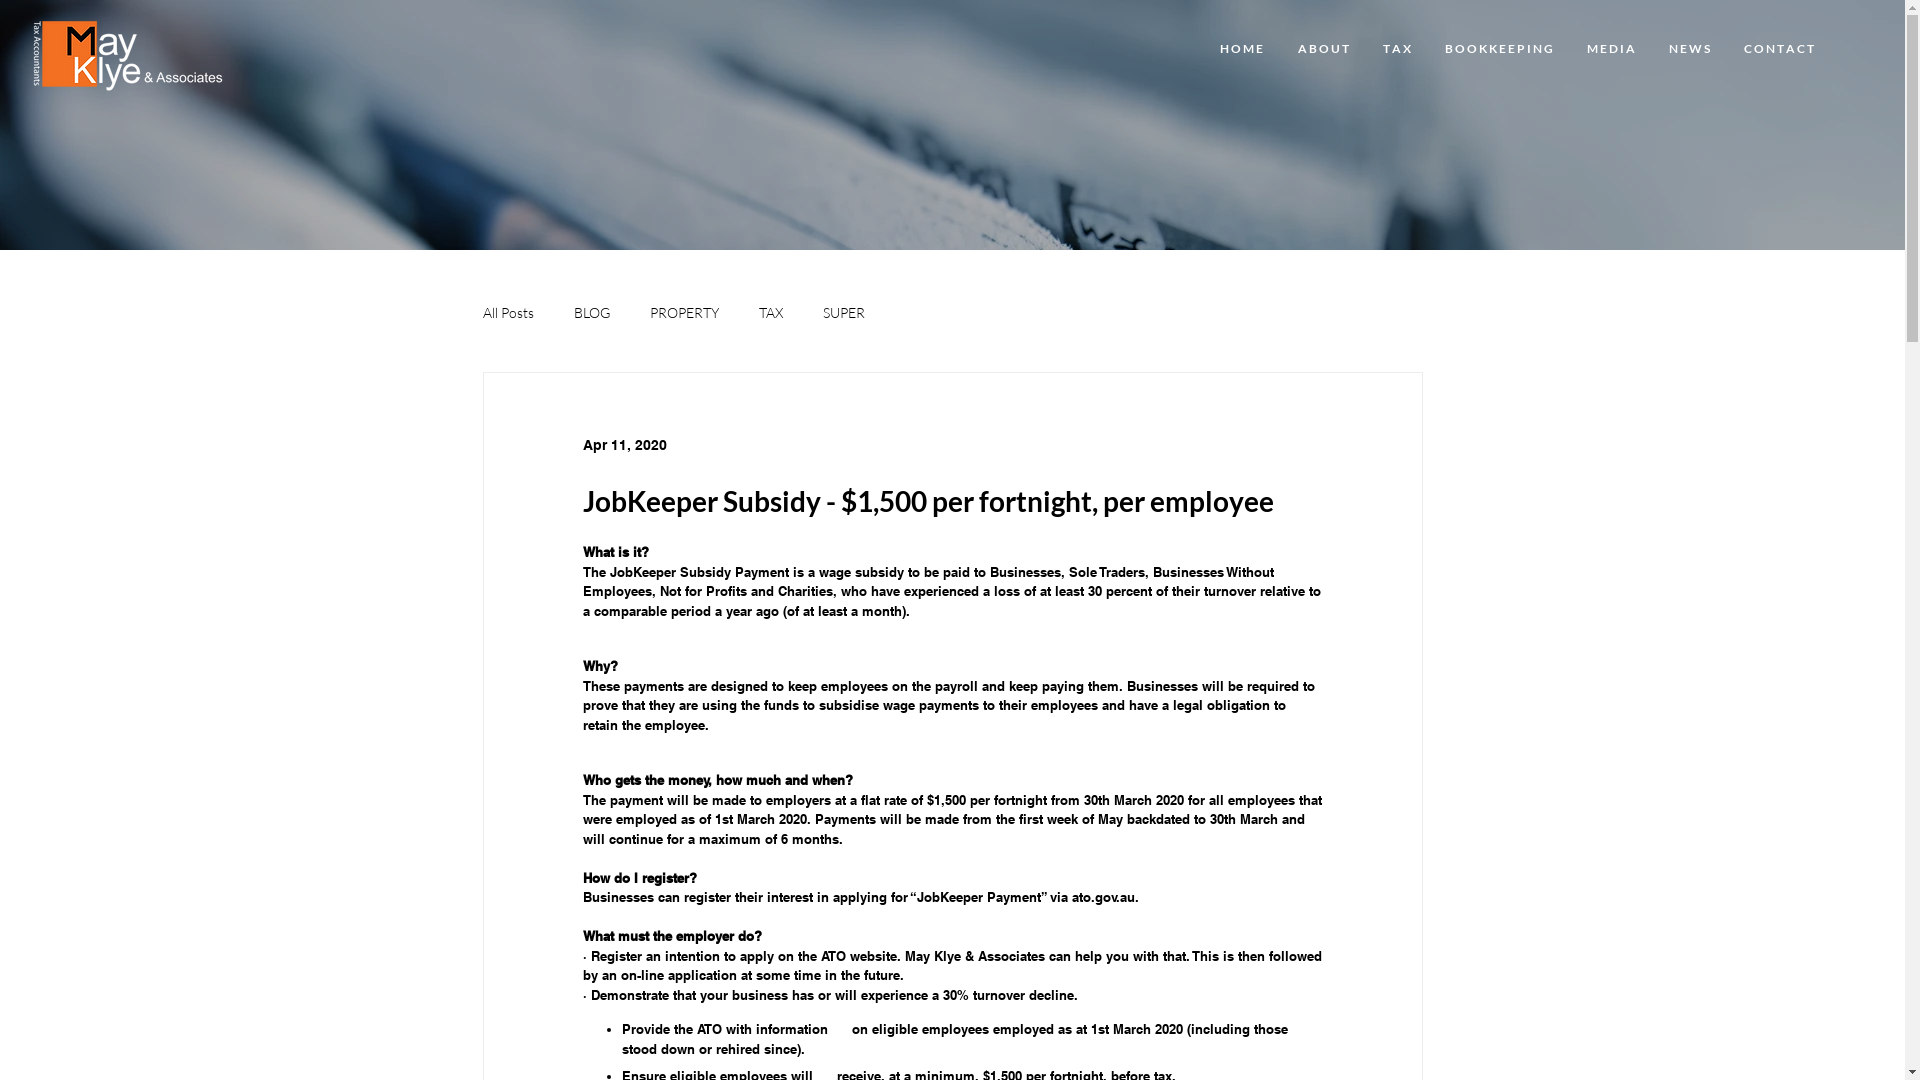 This screenshot has height=1080, width=1920. Describe the element at coordinates (1200, 48) in the screenshot. I see `'H O M E'` at that location.